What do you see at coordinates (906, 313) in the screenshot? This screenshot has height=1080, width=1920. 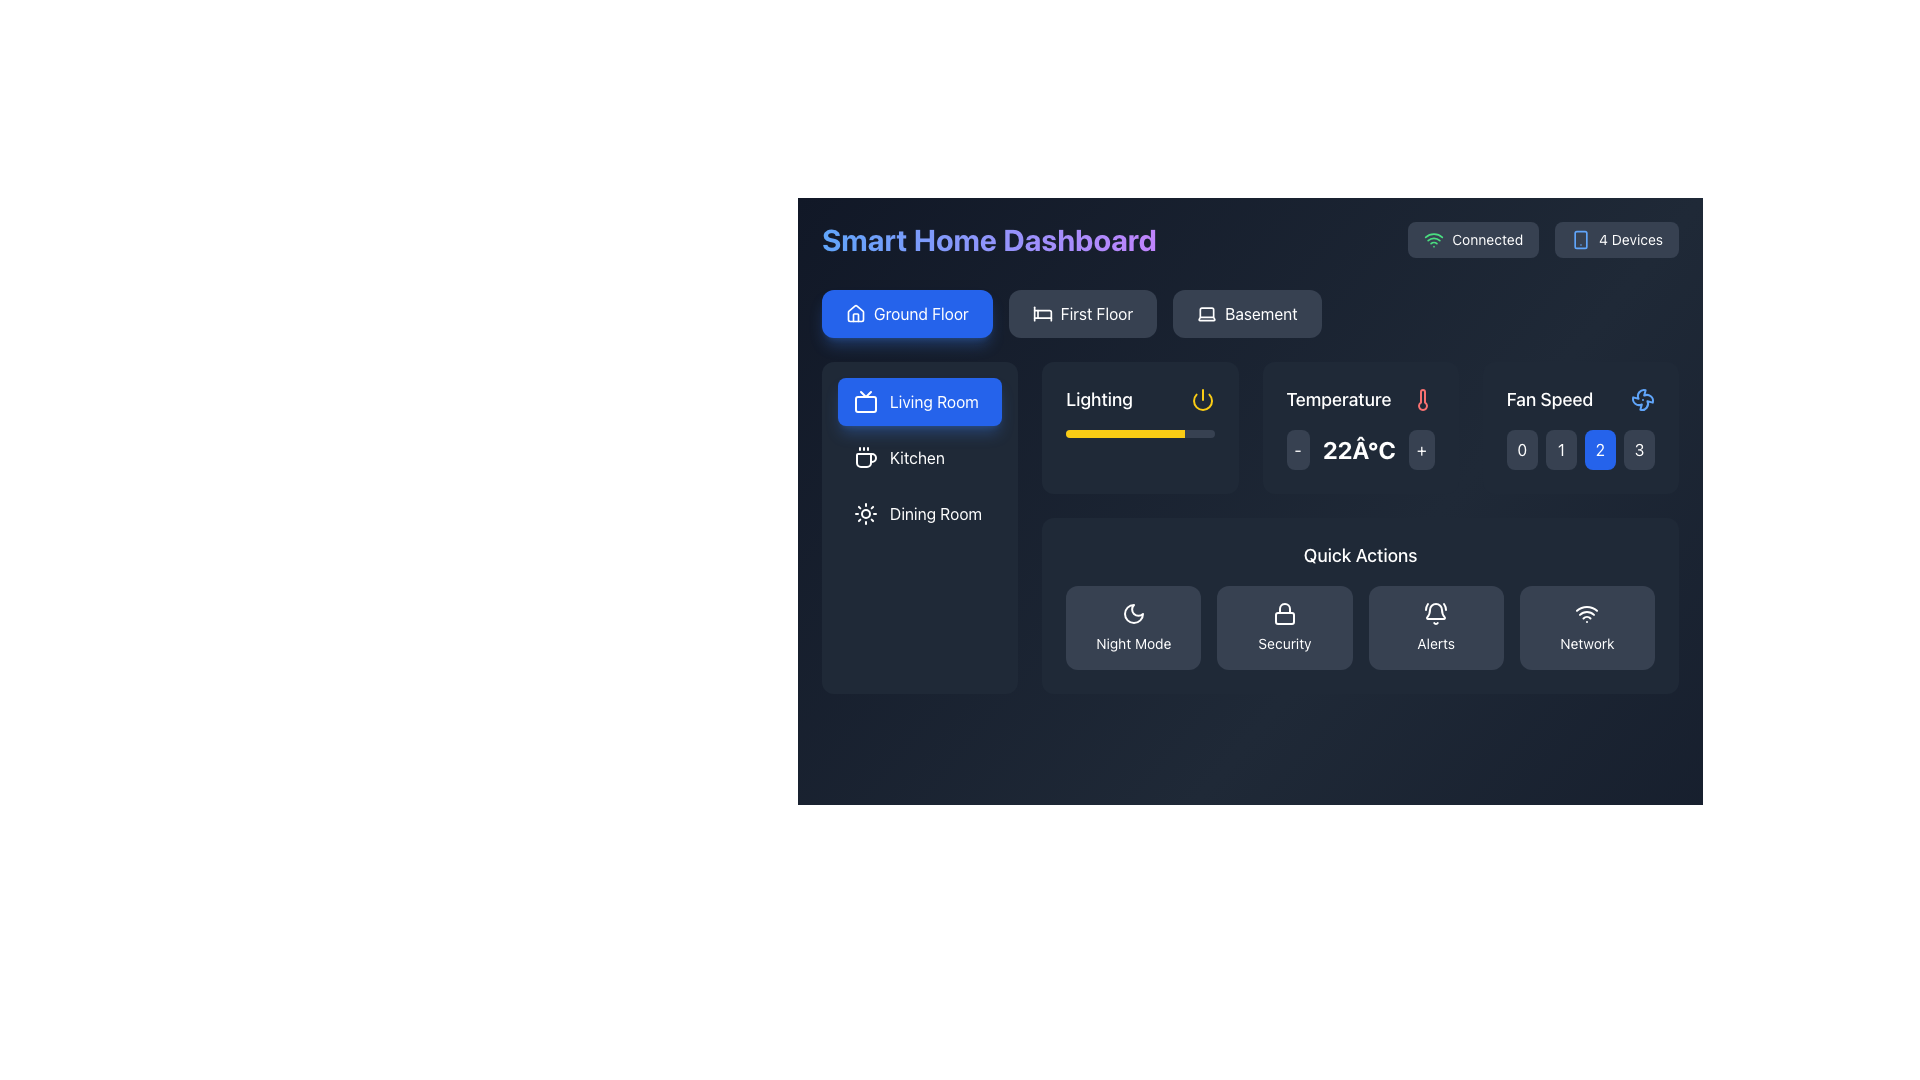 I see `the rectangular button with a blue background labeled 'Ground Floor', which is located in the top left portion of the interface` at bounding box center [906, 313].